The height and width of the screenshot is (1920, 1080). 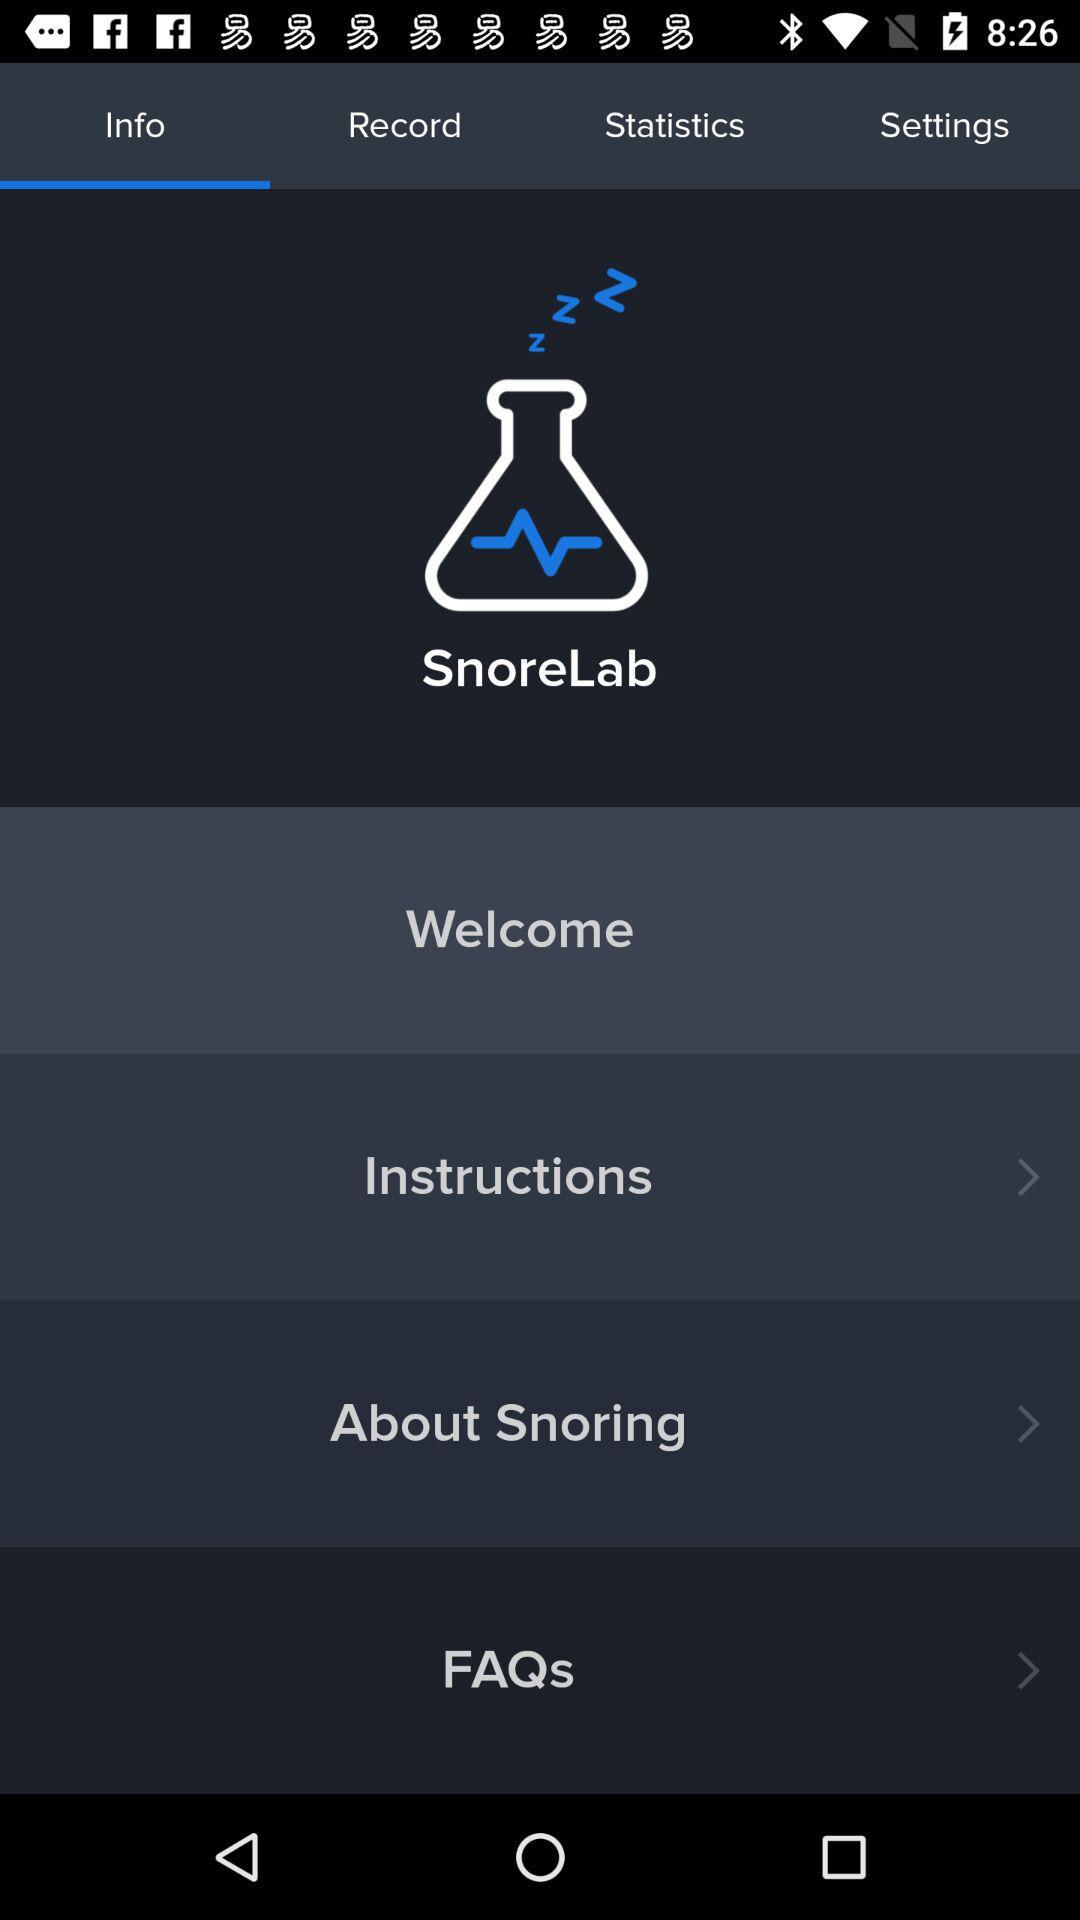 I want to click on the faqs item, so click(x=540, y=1670).